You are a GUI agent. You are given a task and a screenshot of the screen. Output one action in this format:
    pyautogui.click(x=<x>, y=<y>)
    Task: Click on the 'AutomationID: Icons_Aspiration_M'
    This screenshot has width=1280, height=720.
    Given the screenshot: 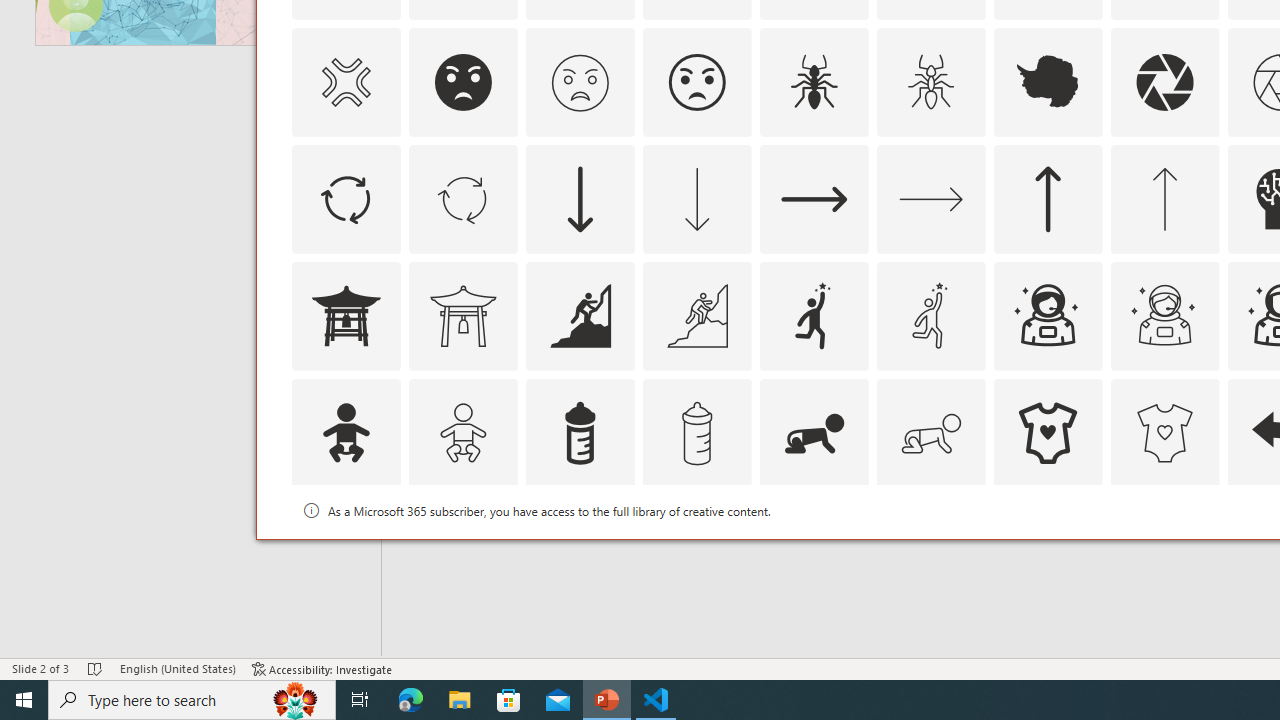 What is the action you would take?
    pyautogui.click(x=696, y=315)
    